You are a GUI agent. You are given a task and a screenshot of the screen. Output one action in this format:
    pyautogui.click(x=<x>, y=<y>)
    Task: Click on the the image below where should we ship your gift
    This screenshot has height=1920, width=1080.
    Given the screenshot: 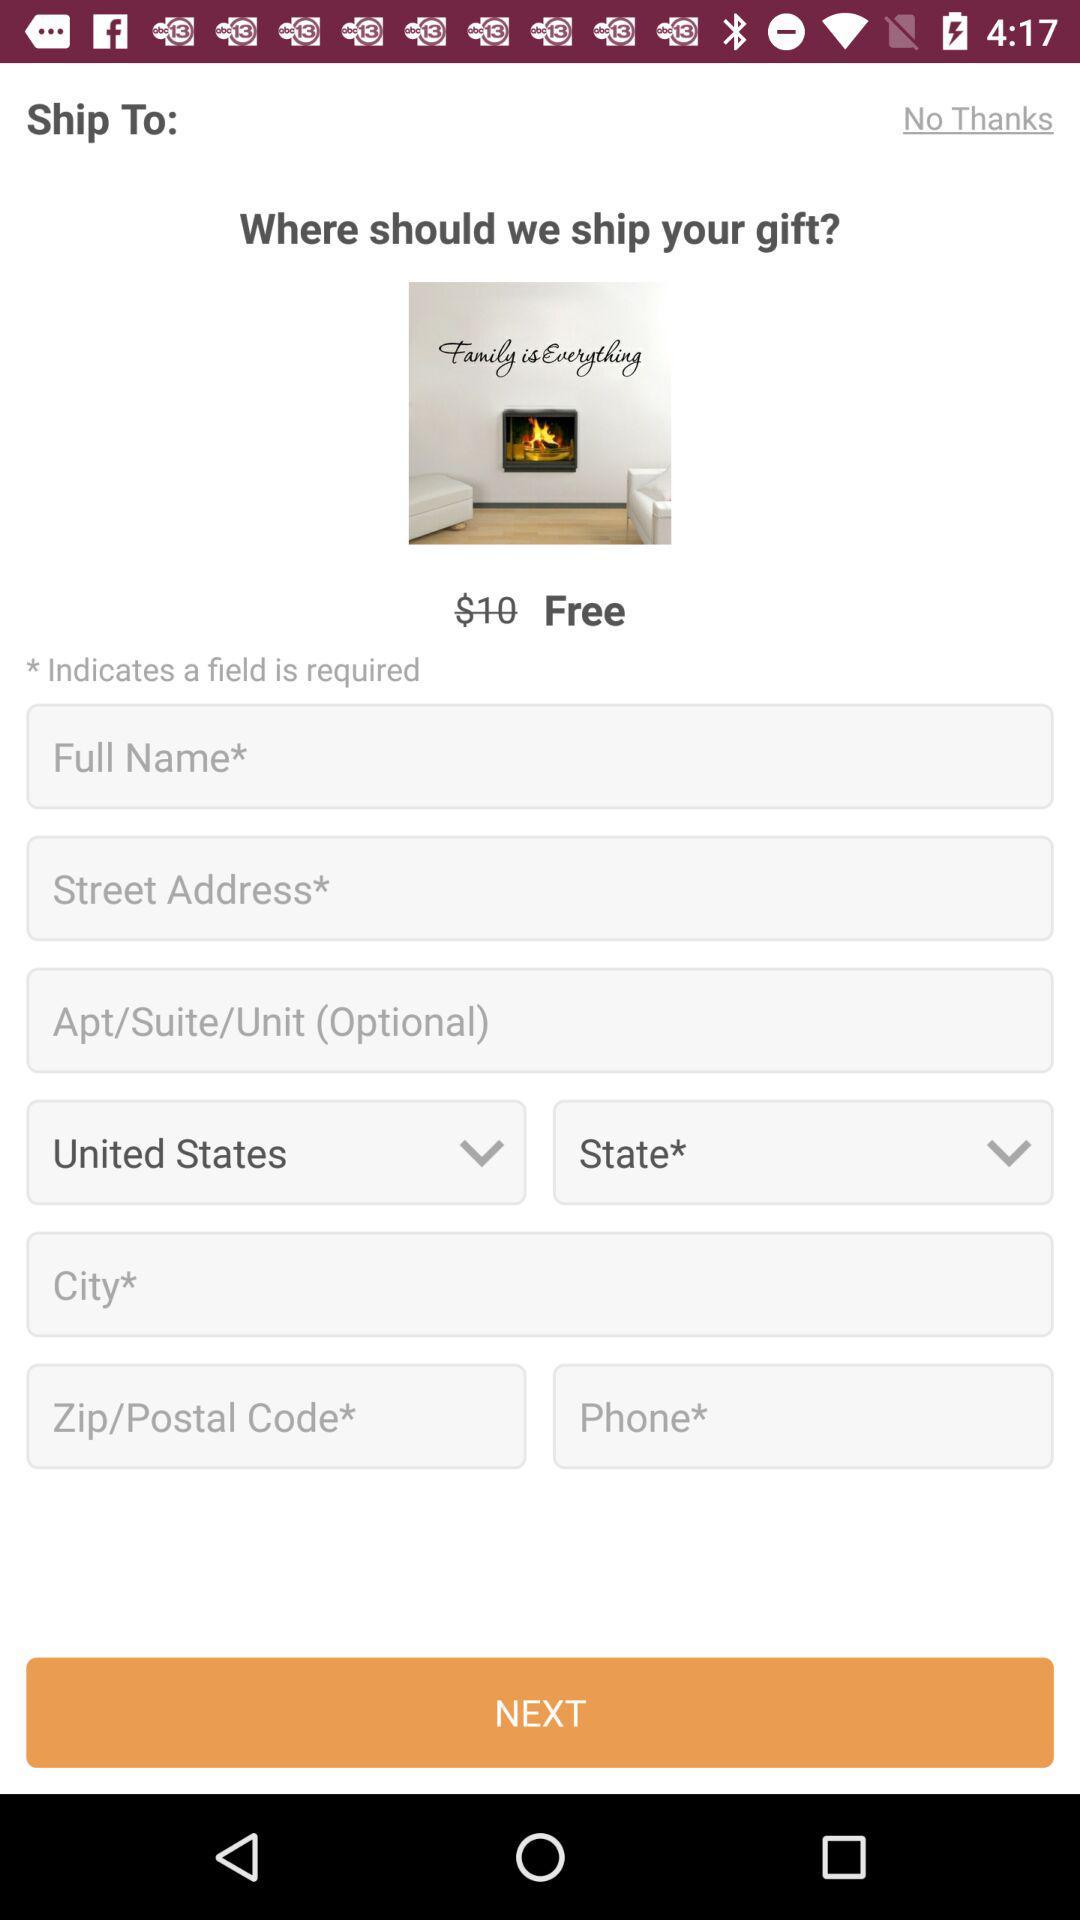 What is the action you would take?
    pyautogui.click(x=540, y=412)
    